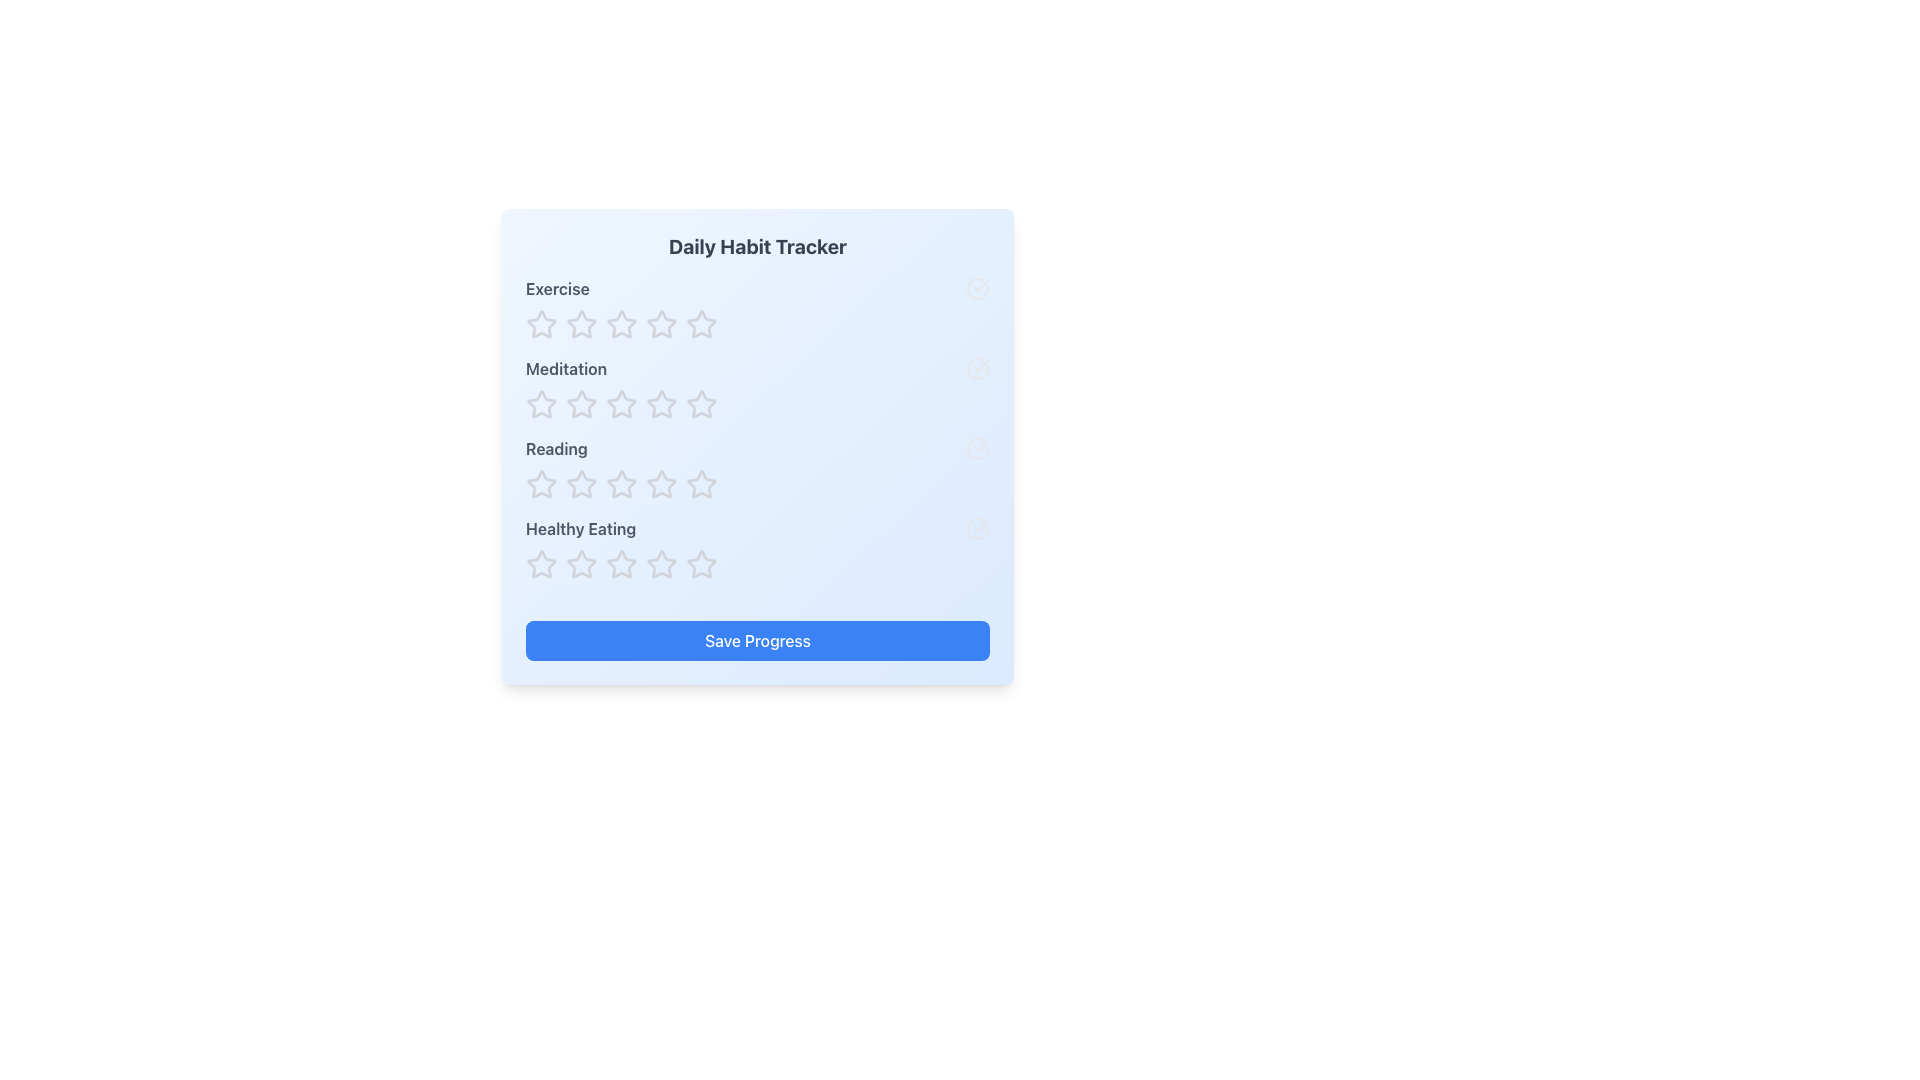 This screenshot has height=1080, width=1920. What do you see at coordinates (757, 308) in the screenshot?
I see `the first star in the five-star rating scale for the 'Exercise' habit located within the 'Daily Habit Tracker' card to set the rating` at bounding box center [757, 308].